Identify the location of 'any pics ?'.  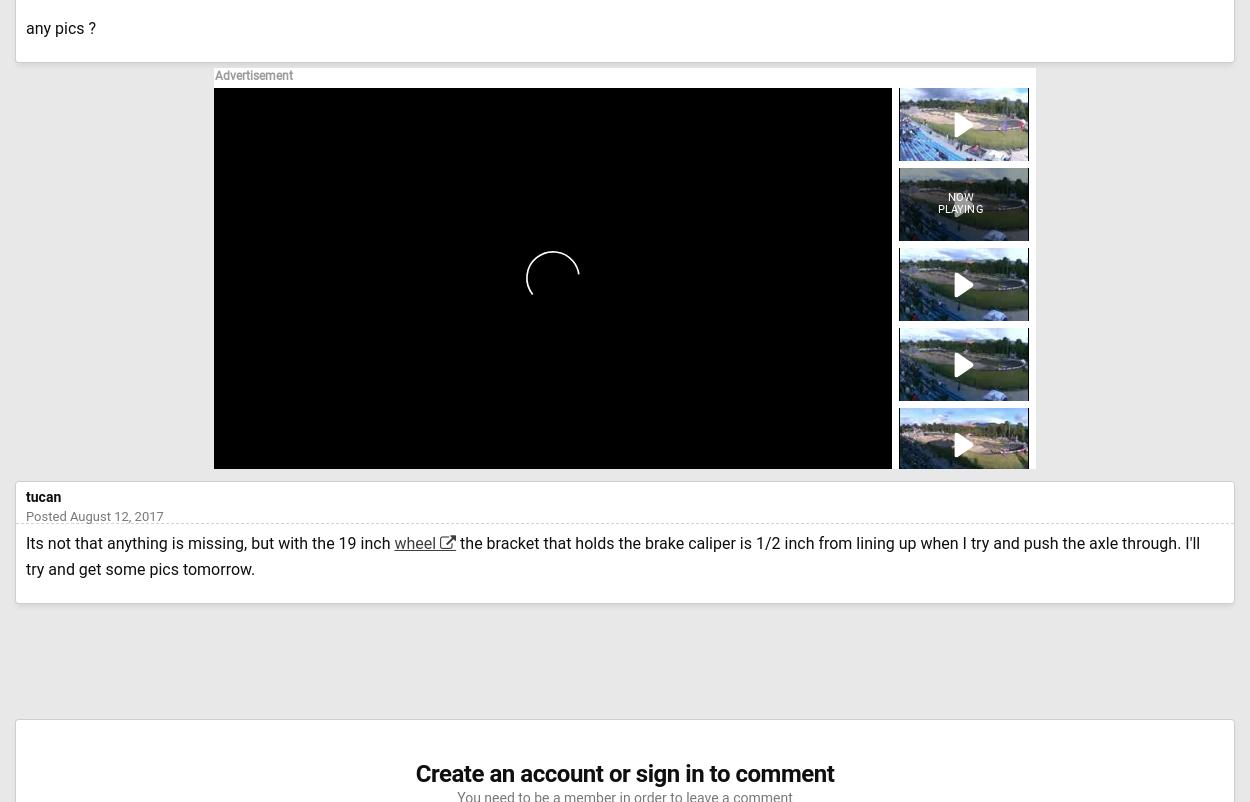
(61, 28).